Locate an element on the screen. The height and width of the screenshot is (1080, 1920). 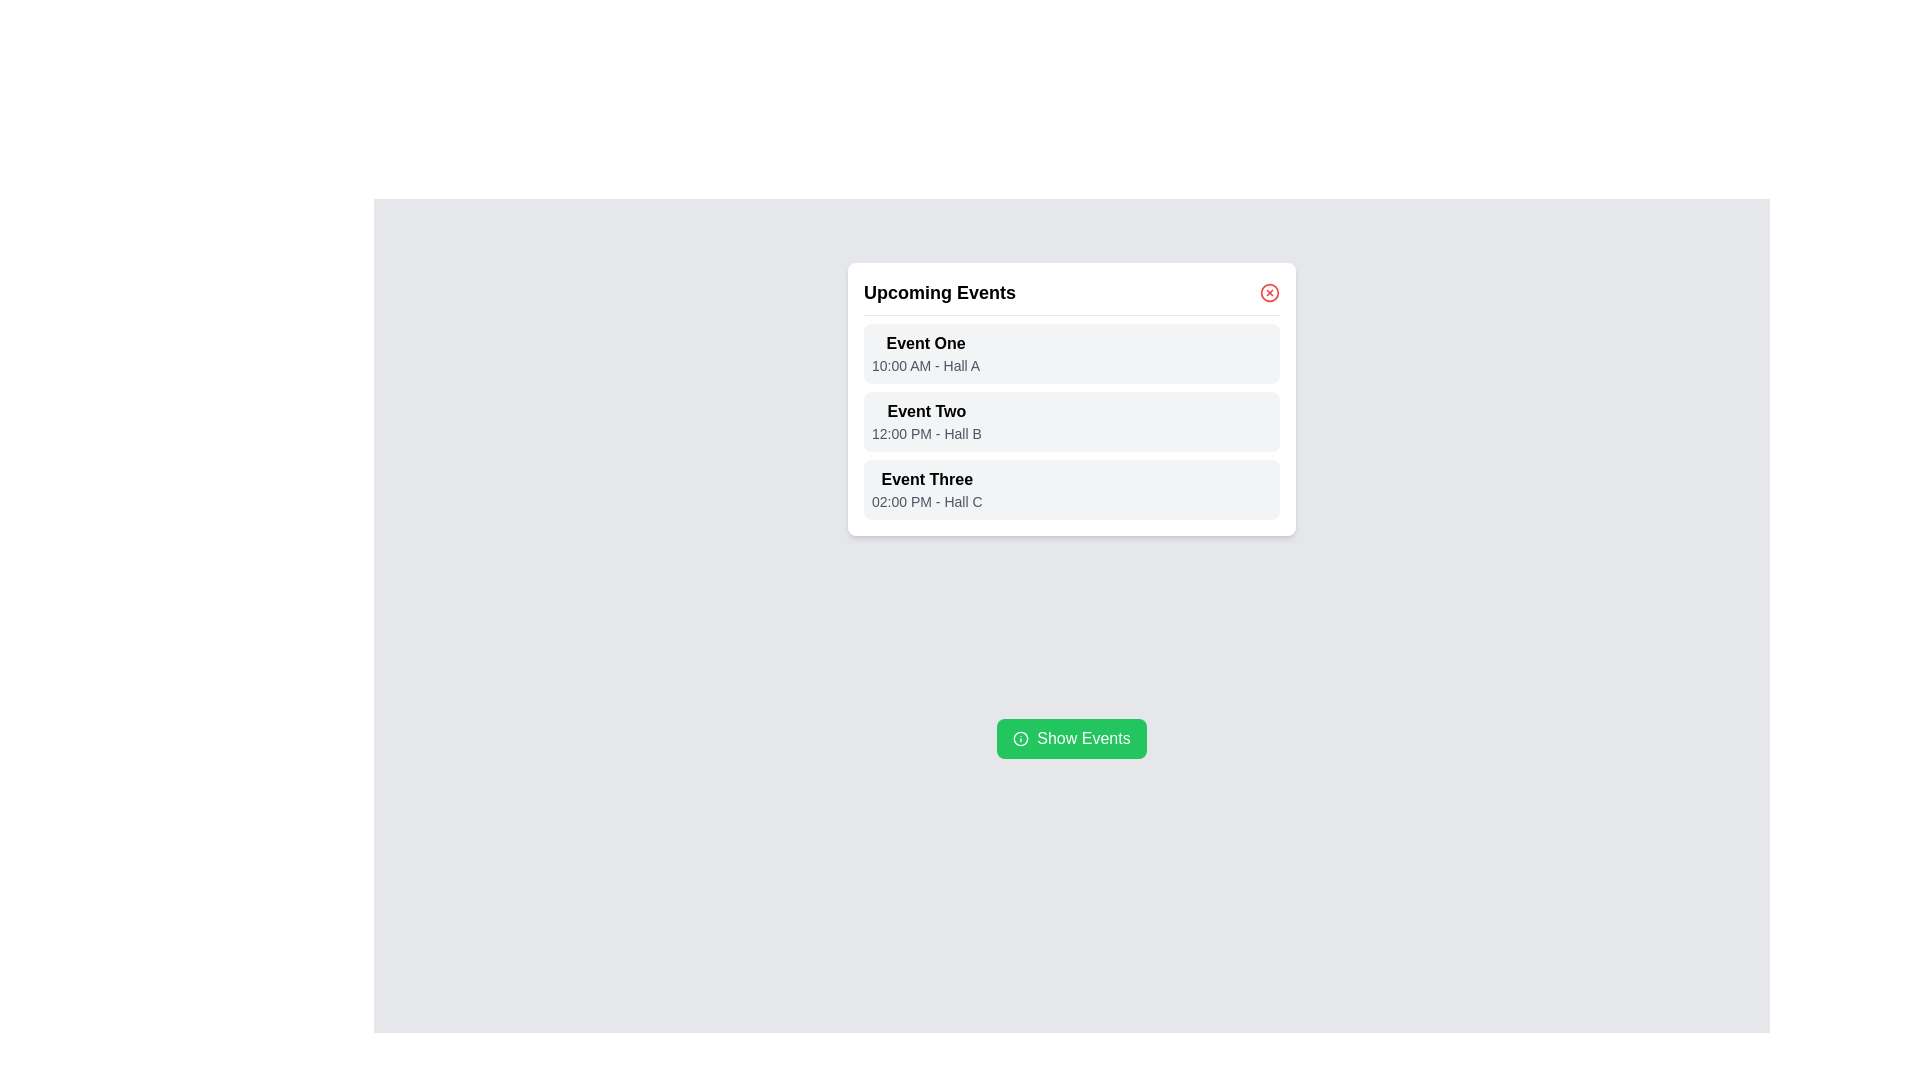
the 'Event One' text label, which is bold and black, indicating its importance as a title above the event details is located at coordinates (925, 342).